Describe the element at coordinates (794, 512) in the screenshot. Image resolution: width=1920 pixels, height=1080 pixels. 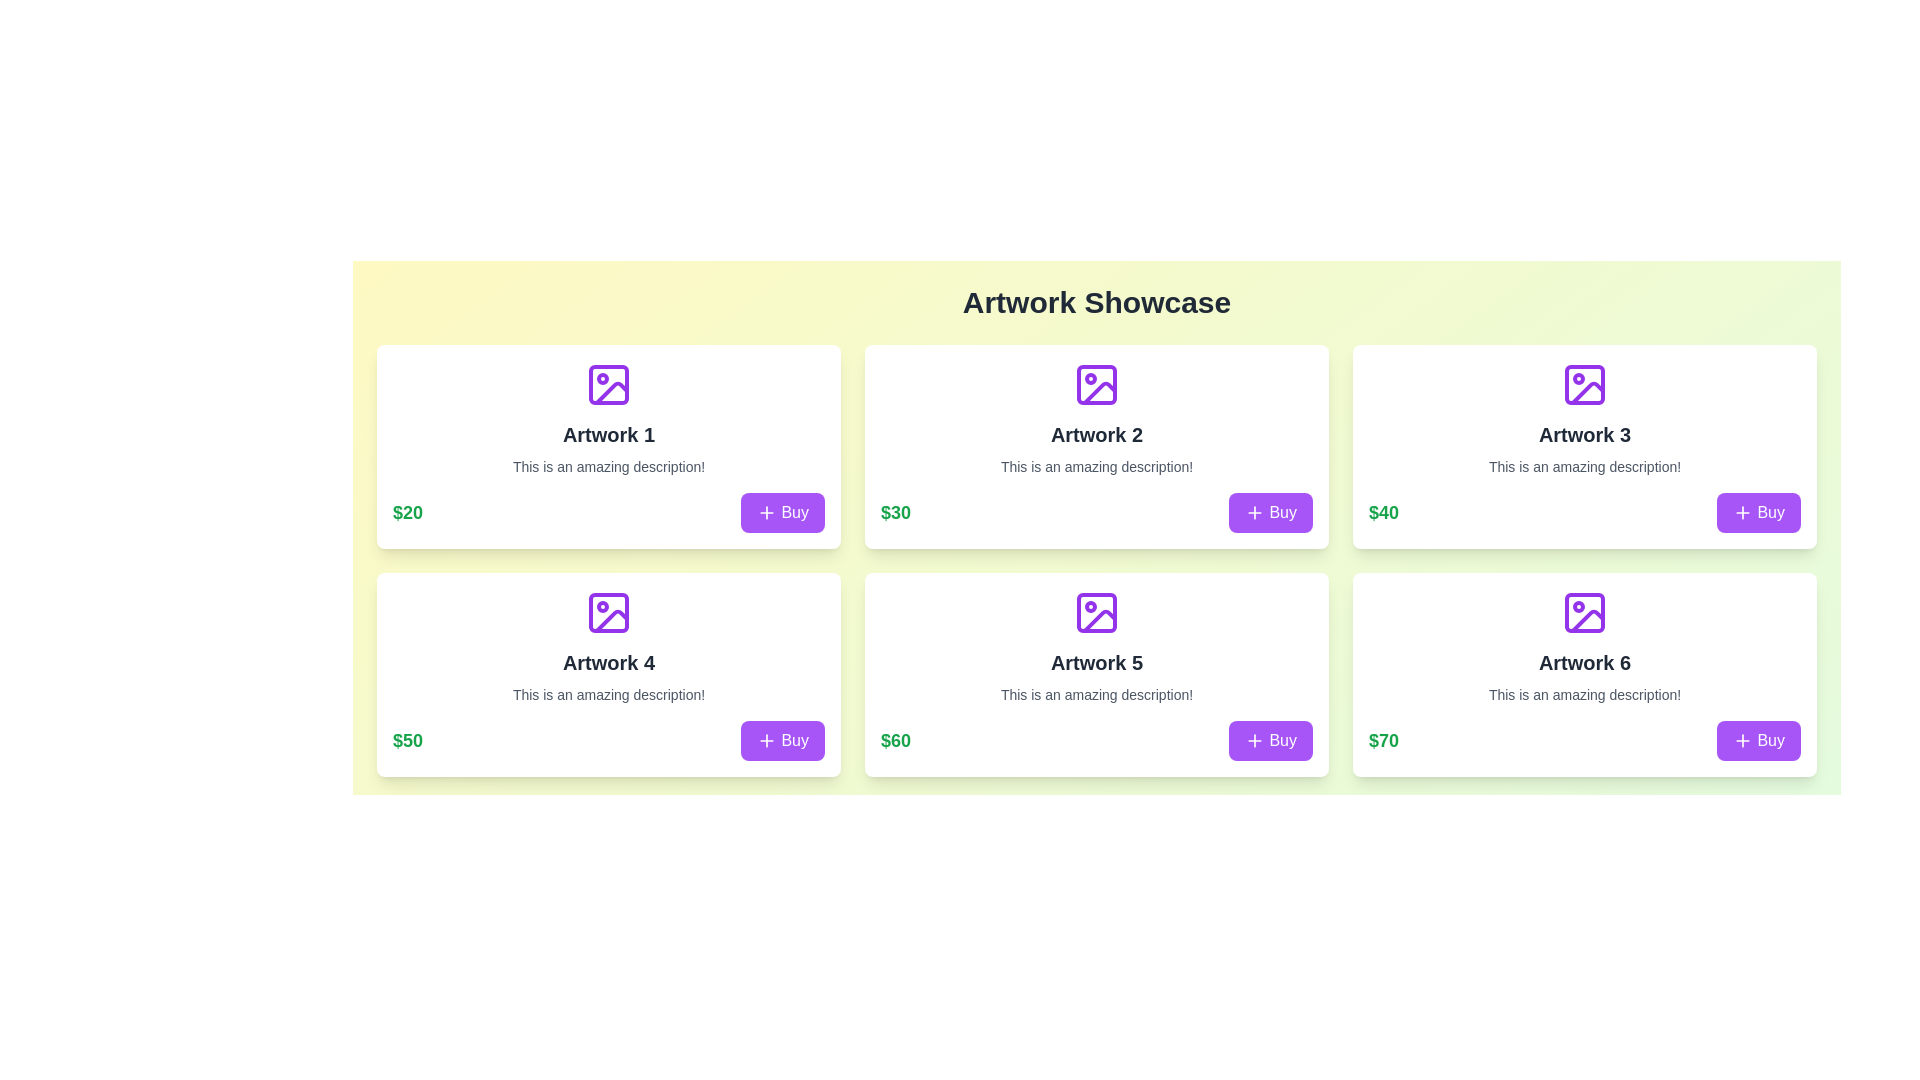
I see `text 'Buy' from the text label that indicates the purchase action for the purple button in the bottom-right corner of the card for 'Artwork 1'` at that location.